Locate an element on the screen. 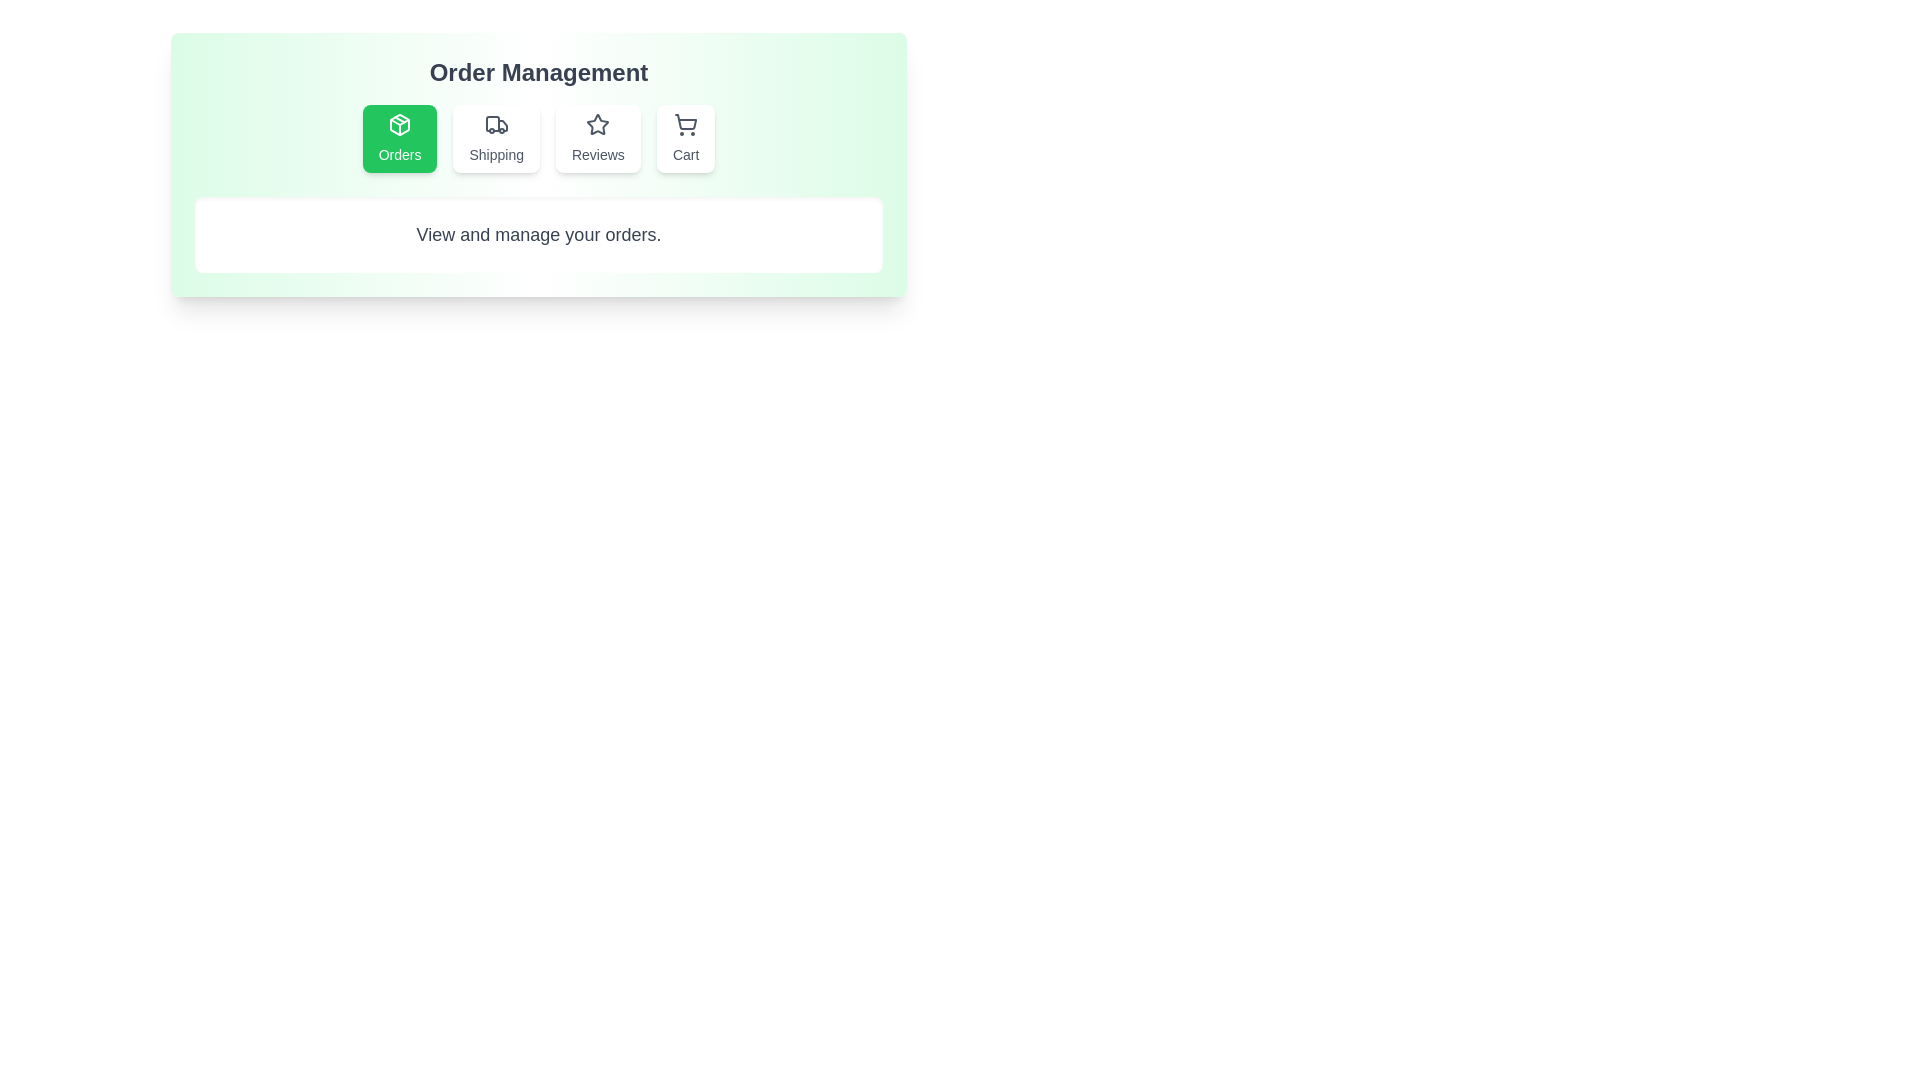 Image resolution: width=1920 pixels, height=1080 pixels. text label 'Orders' within the green rectangular button located at the top-left corner of the menu section for reading or accessibility purposes is located at coordinates (399, 153).